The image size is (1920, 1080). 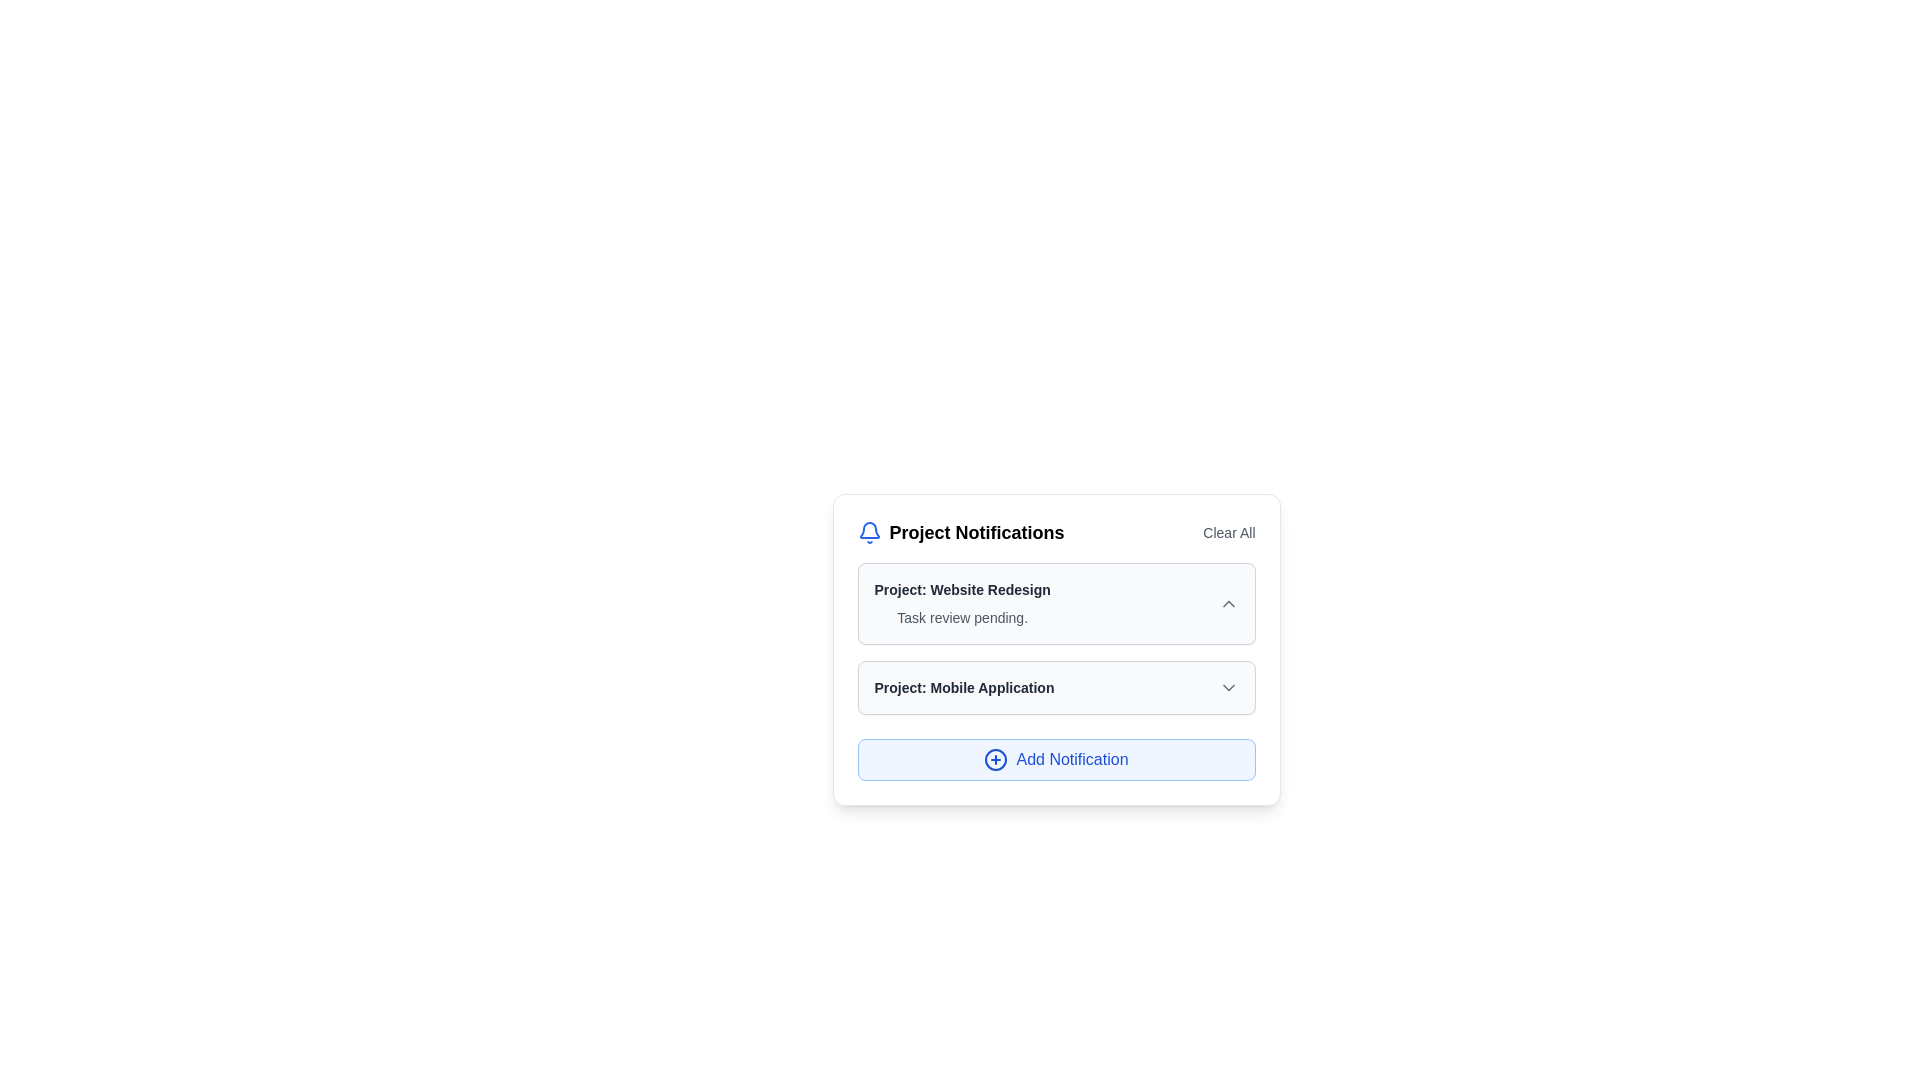 I want to click on information displayed in the text block that shows 'Project: Website Redesign' and 'Task review pending.', so click(x=962, y=603).